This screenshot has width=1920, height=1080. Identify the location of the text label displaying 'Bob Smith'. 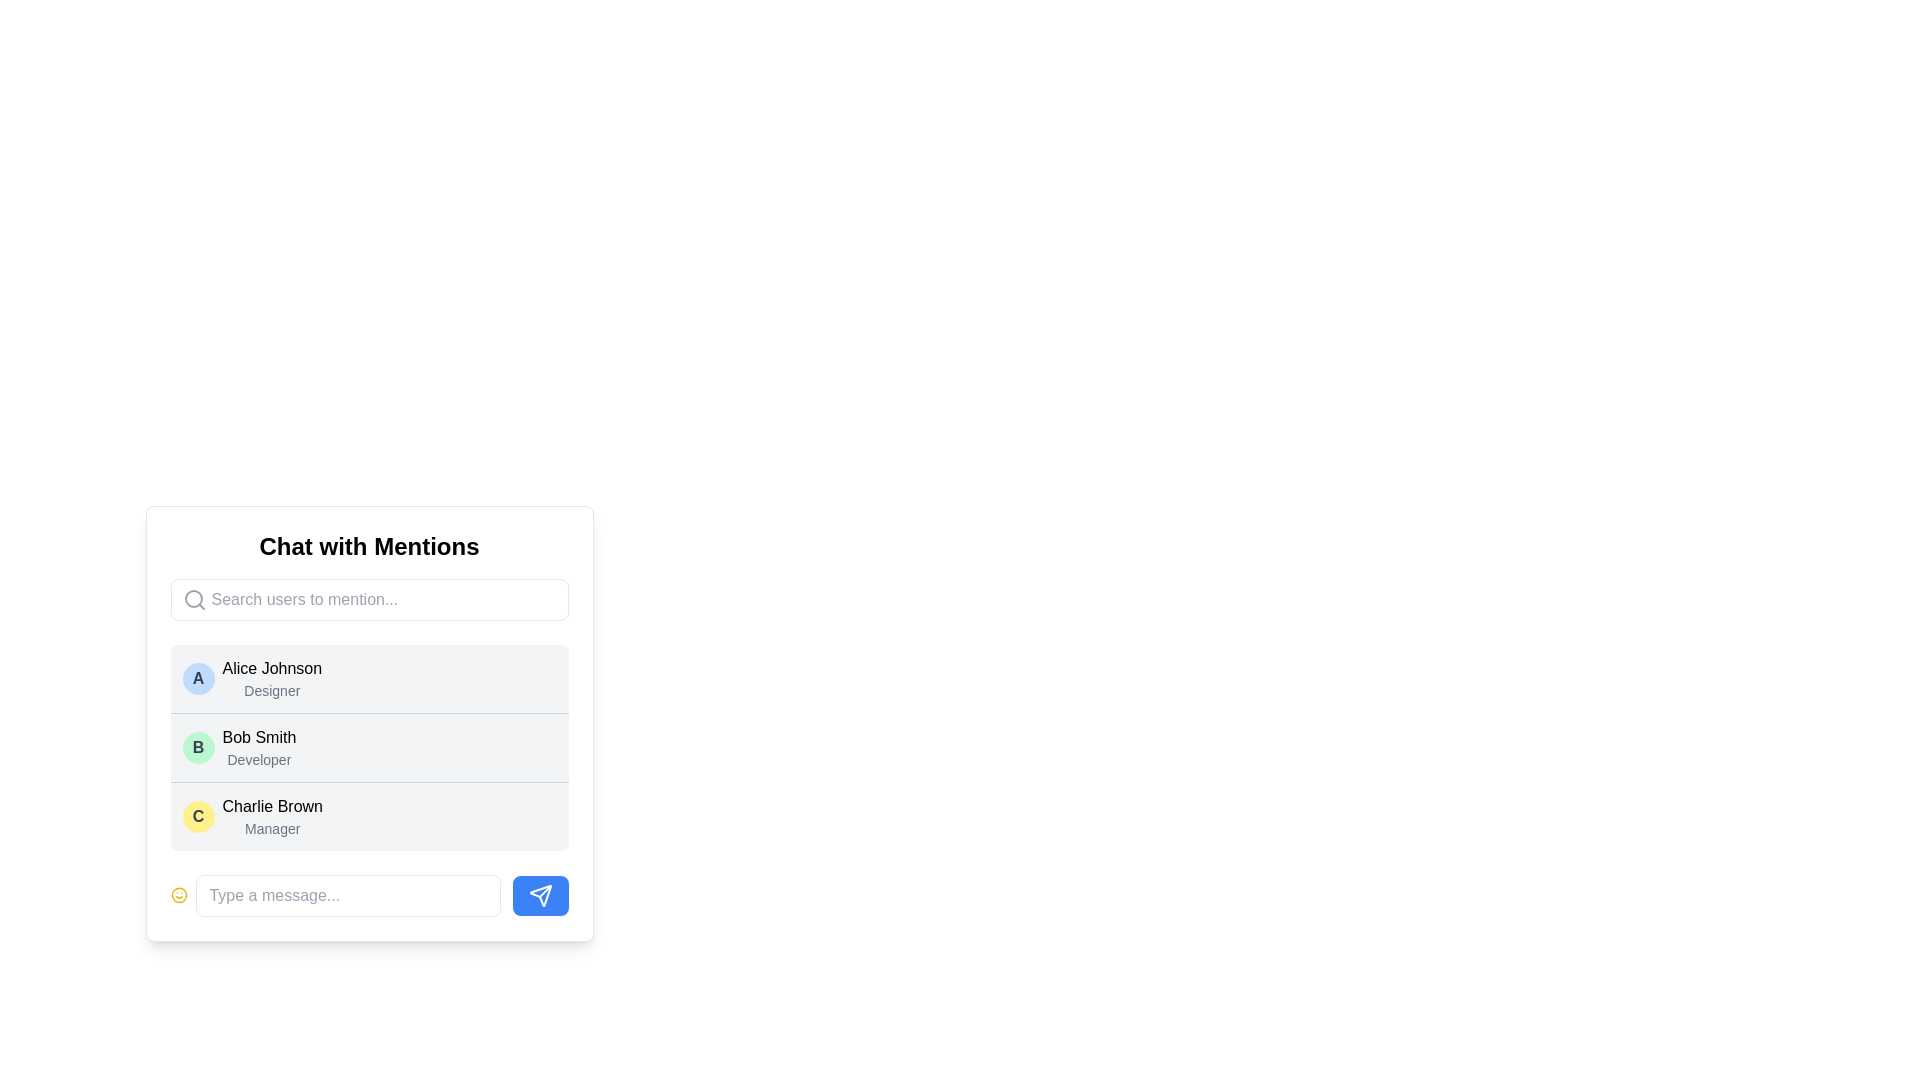
(258, 737).